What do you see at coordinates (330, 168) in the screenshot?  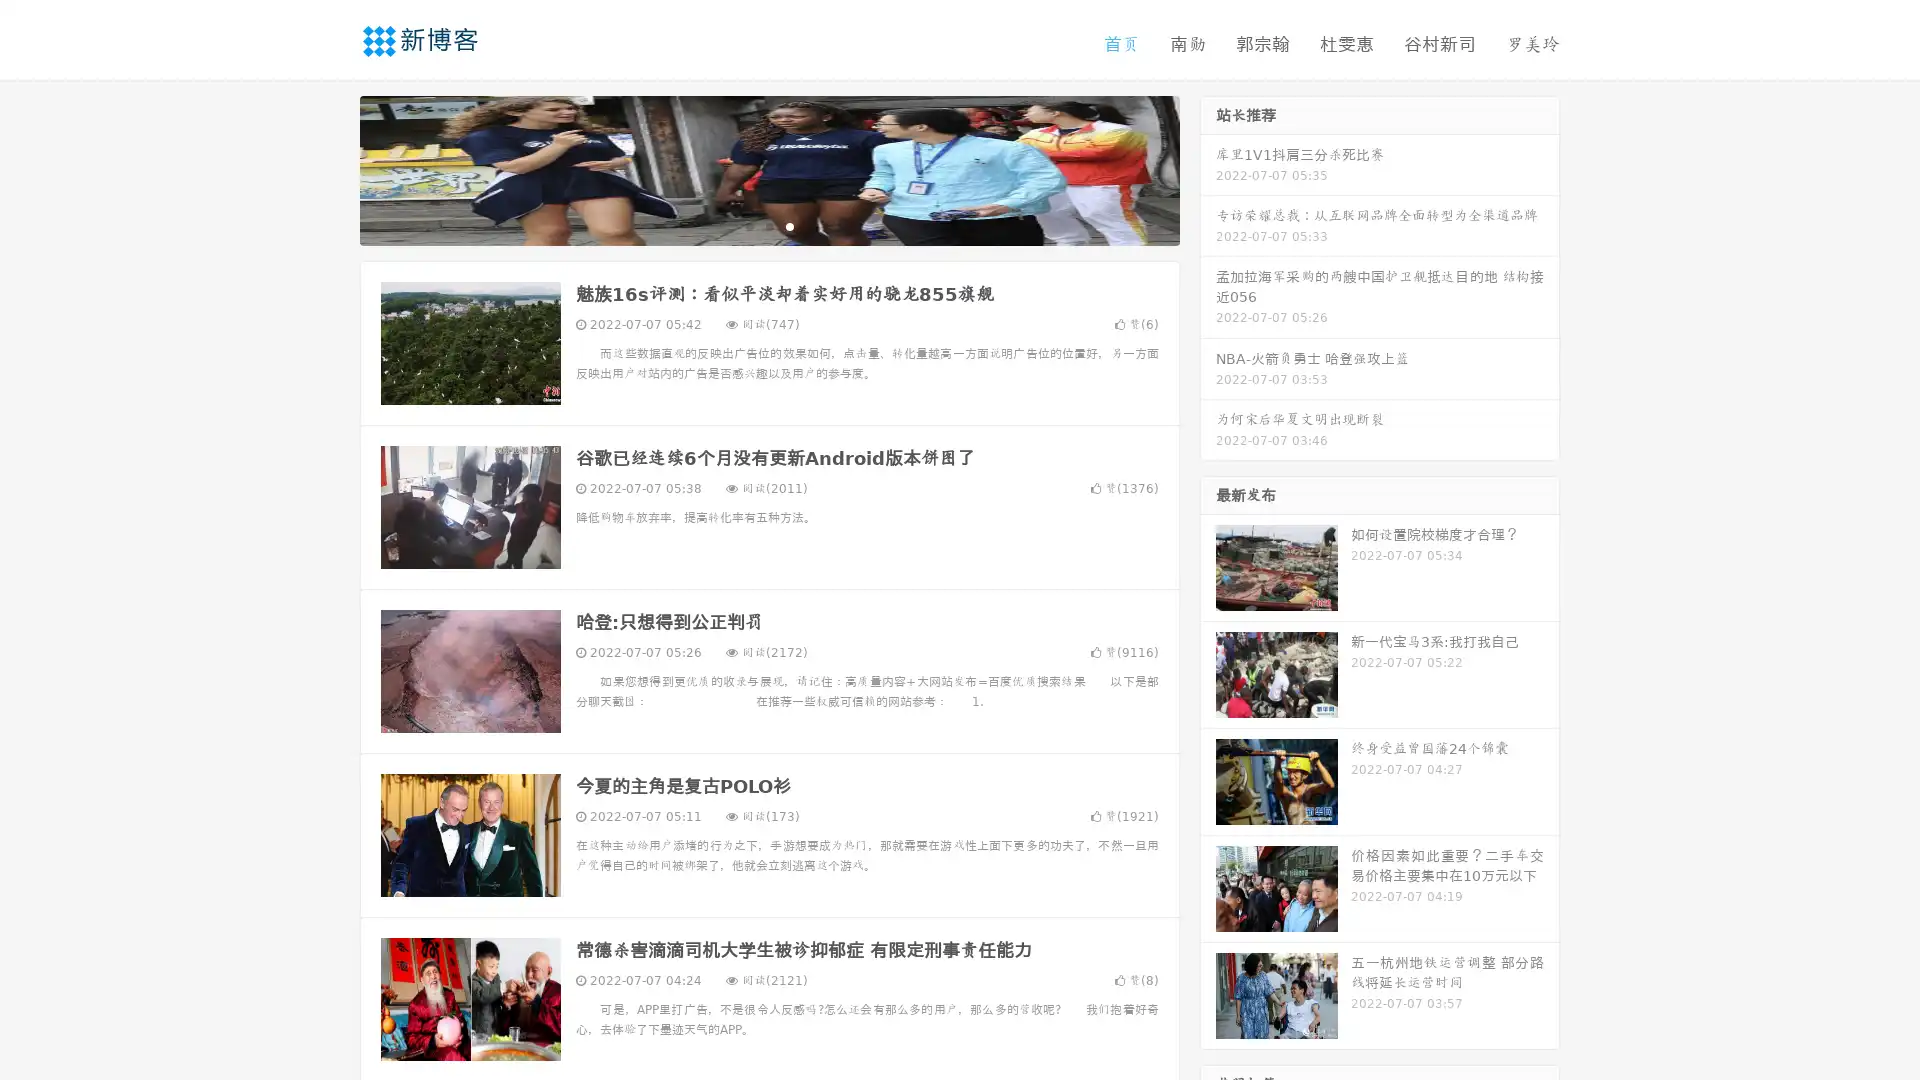 I see `Previous slide` at bounding box center [330, 168].